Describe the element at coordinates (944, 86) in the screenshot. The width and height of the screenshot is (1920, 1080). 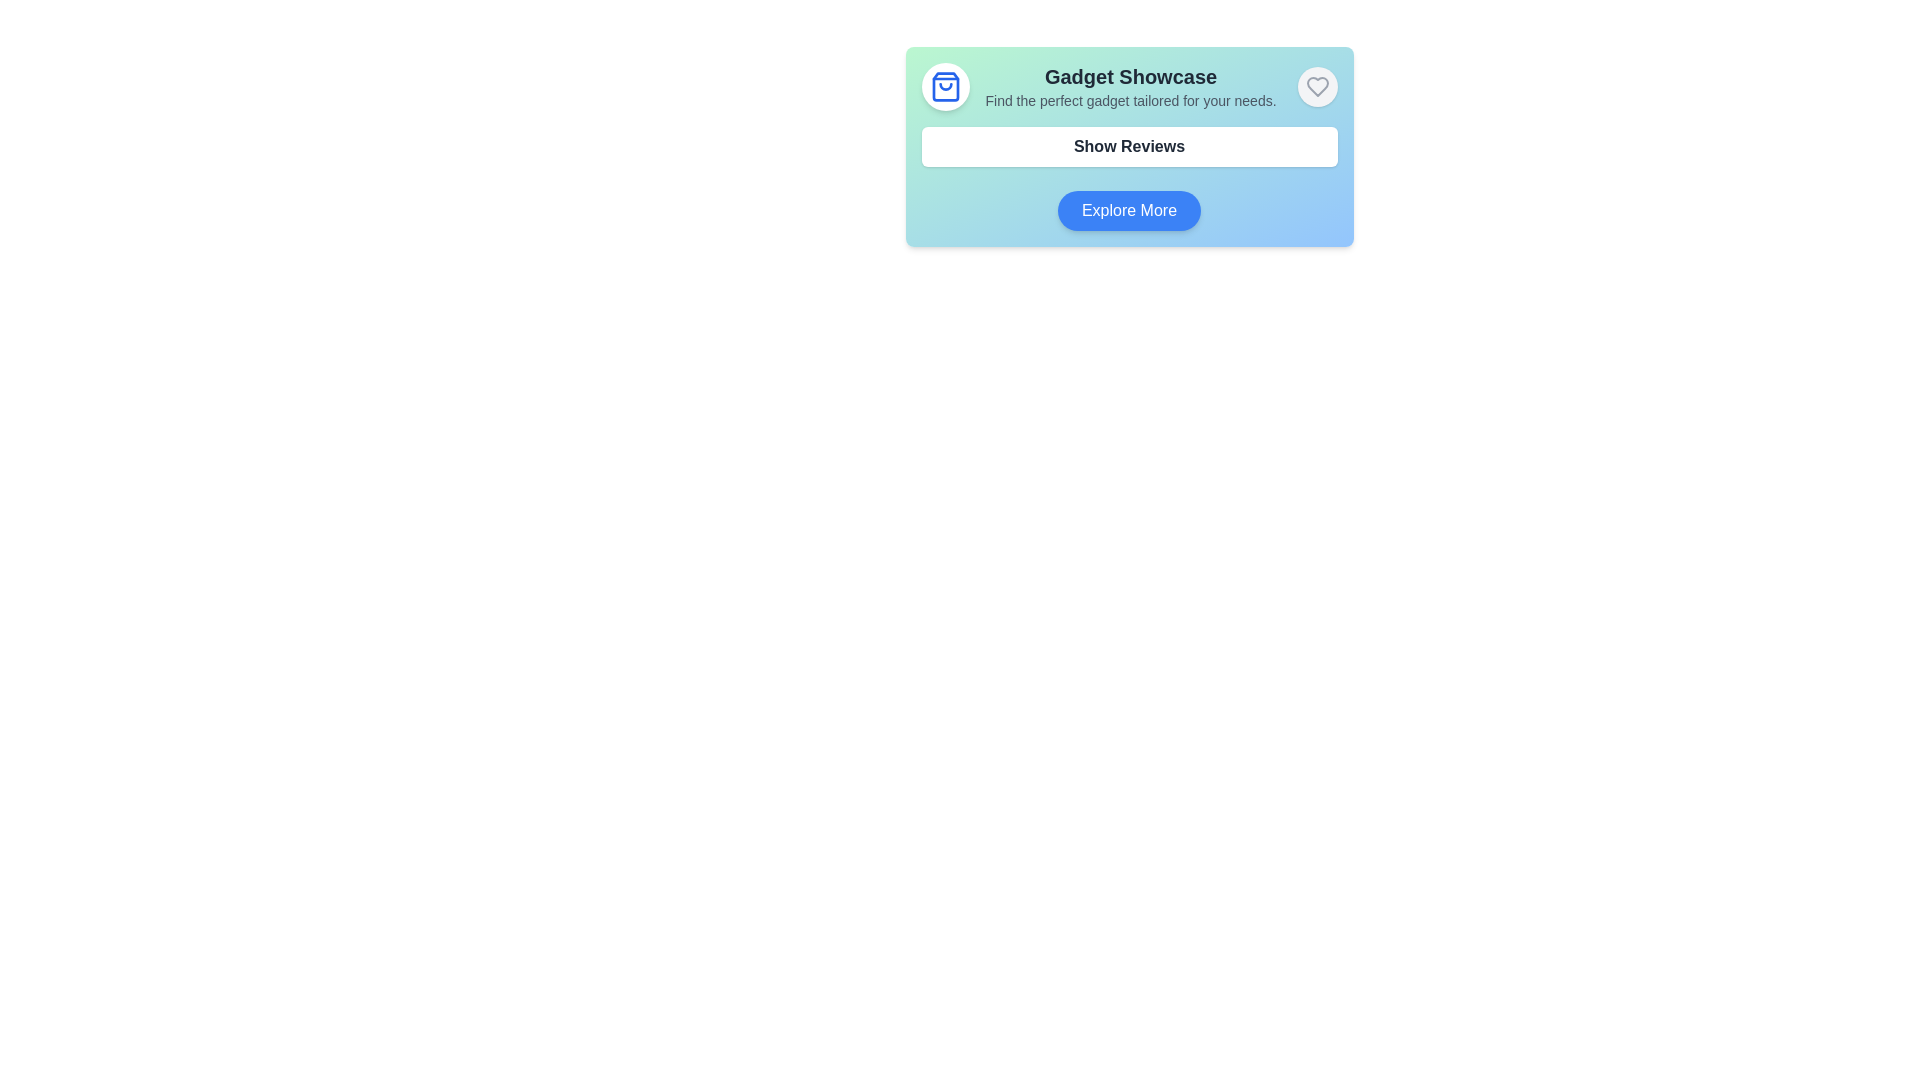
I see `the blue shopping bag icon on a white circular background, located at the top-left corner of the card next to 'Gadget Showcase'` at that location.